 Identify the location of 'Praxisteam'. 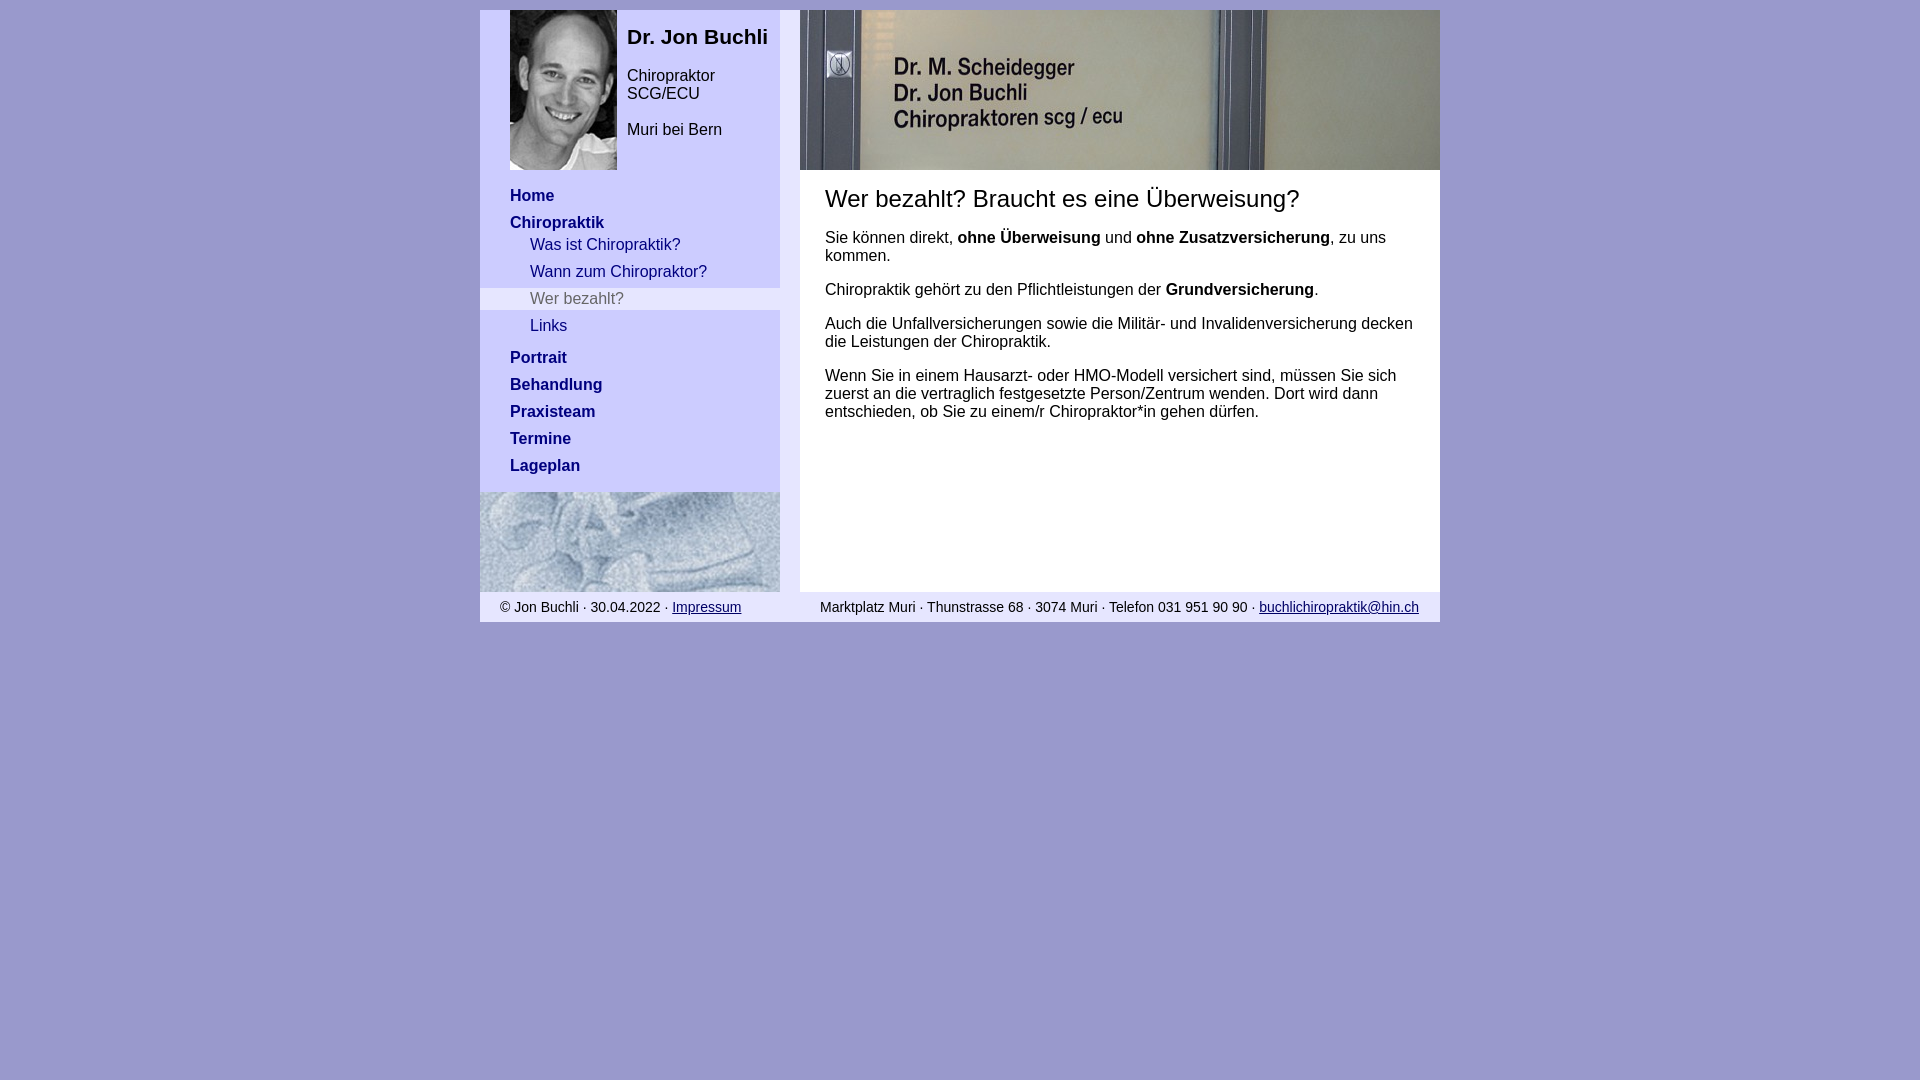
(480, 411).